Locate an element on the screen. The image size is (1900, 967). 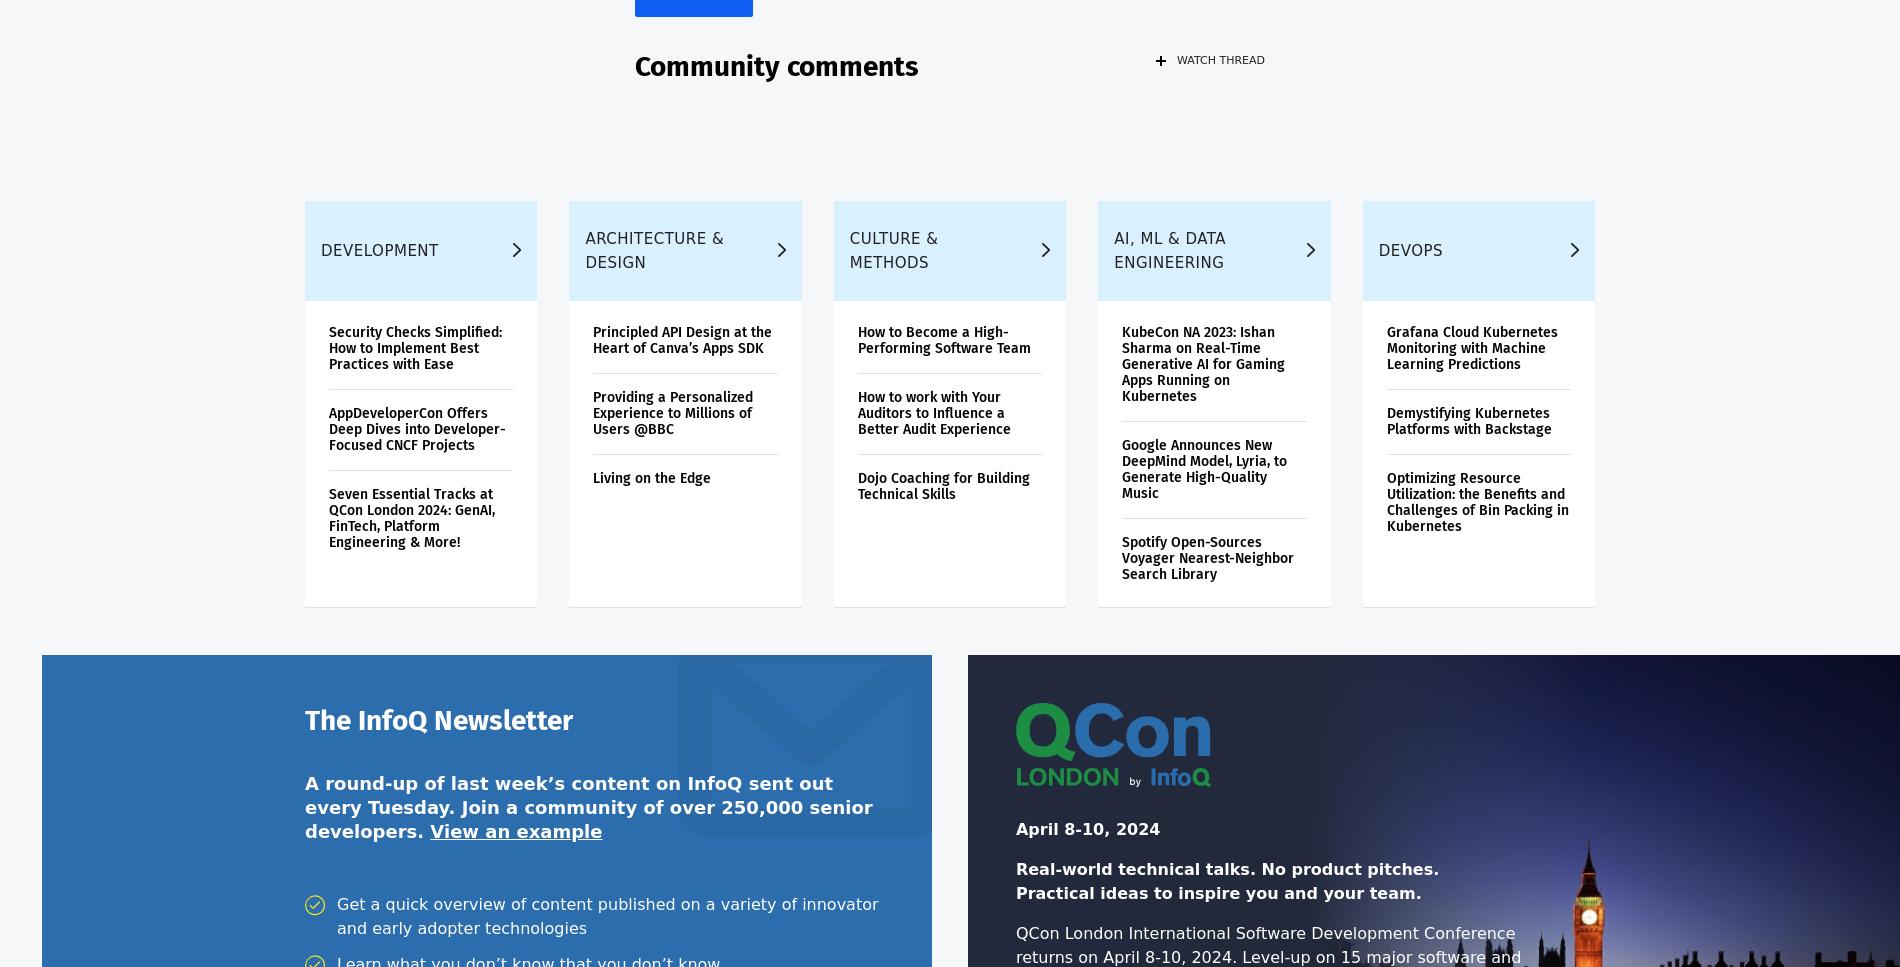
'Security Checks Simplified: How to Implement Best Practices with Ease' is located at coordinates (414, 359).